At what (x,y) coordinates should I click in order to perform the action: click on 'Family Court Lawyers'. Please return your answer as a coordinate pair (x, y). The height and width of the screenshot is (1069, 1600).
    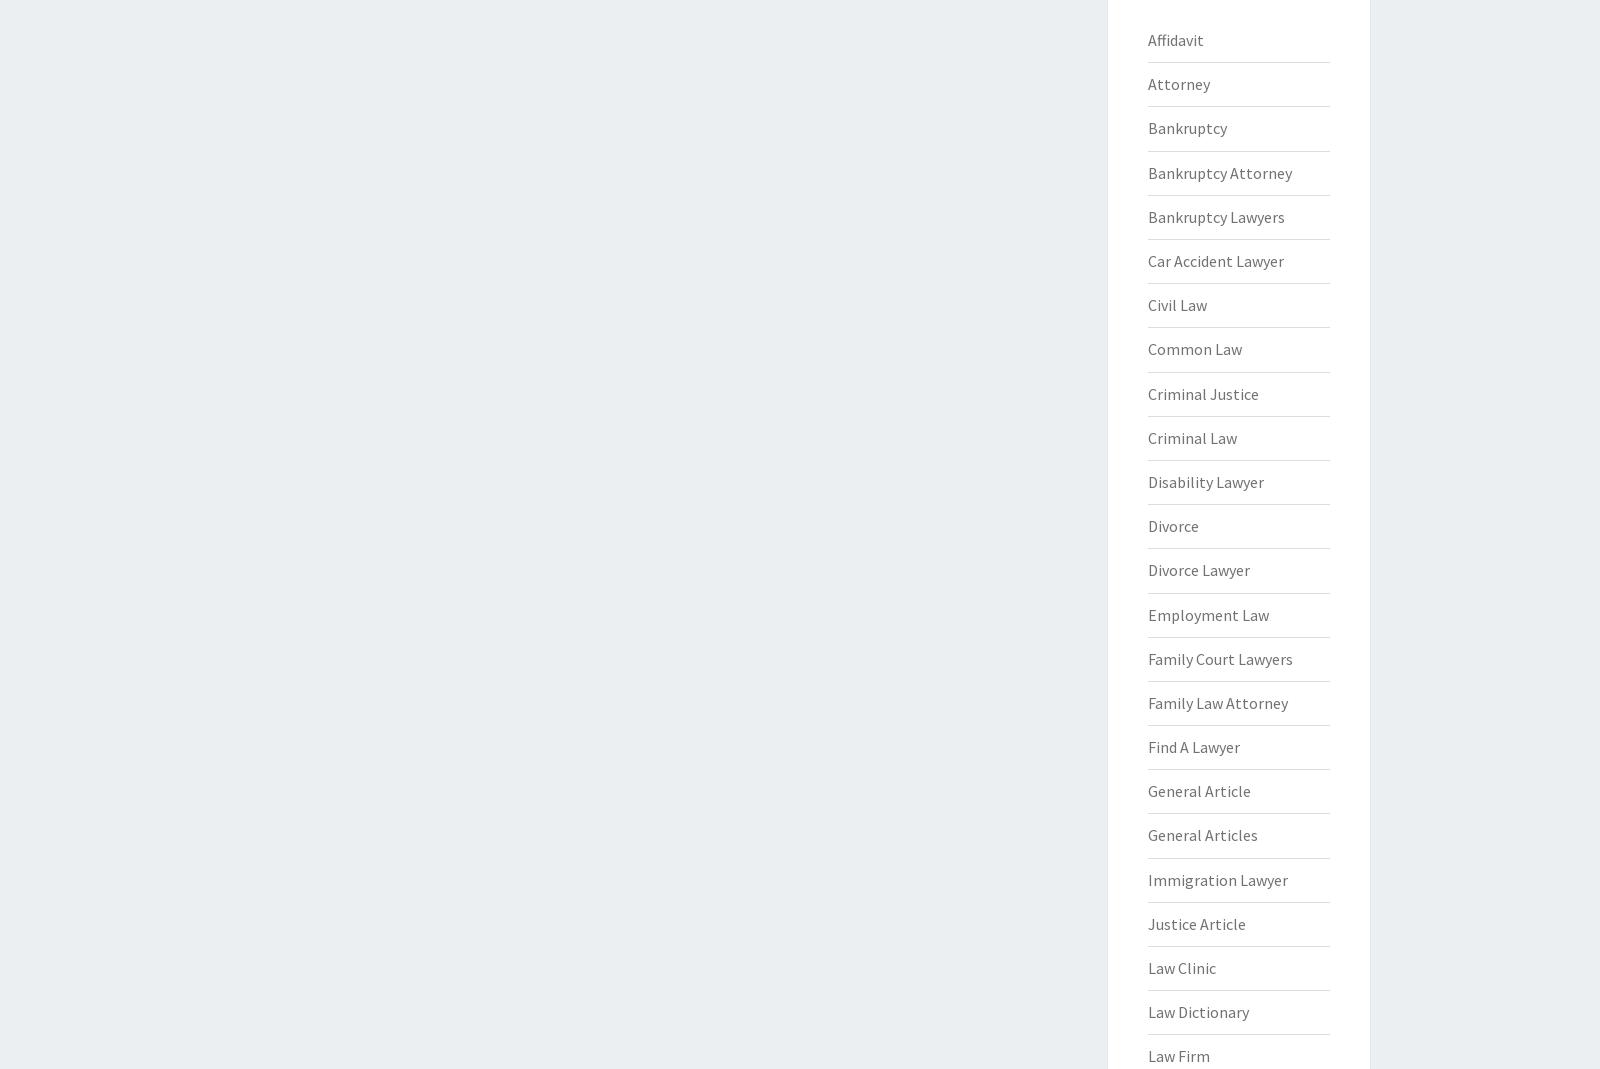
    Looking at the image, I should click on (1218, 656).